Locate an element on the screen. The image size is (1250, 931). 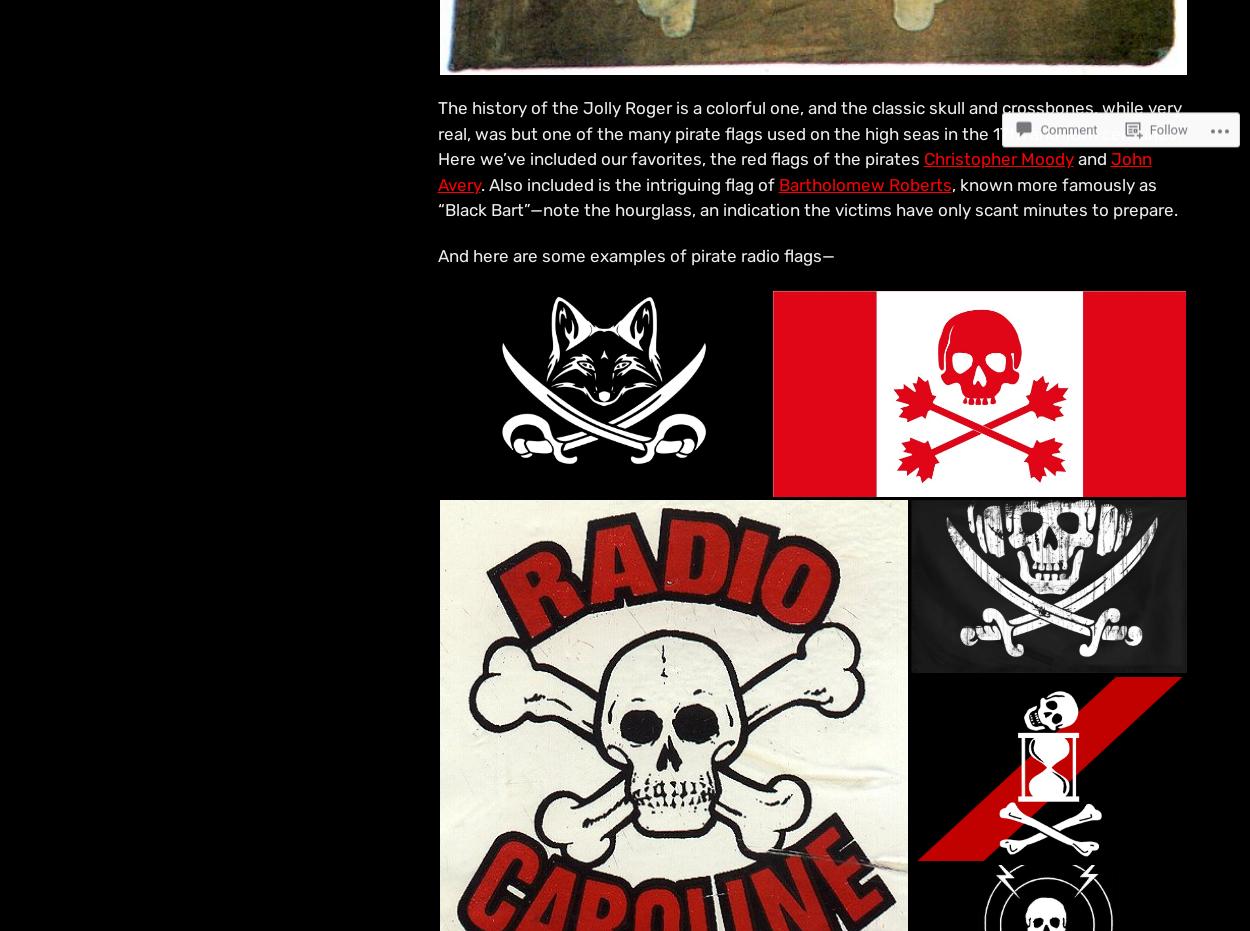
'and 18' is located at coordinates (1052, 133).